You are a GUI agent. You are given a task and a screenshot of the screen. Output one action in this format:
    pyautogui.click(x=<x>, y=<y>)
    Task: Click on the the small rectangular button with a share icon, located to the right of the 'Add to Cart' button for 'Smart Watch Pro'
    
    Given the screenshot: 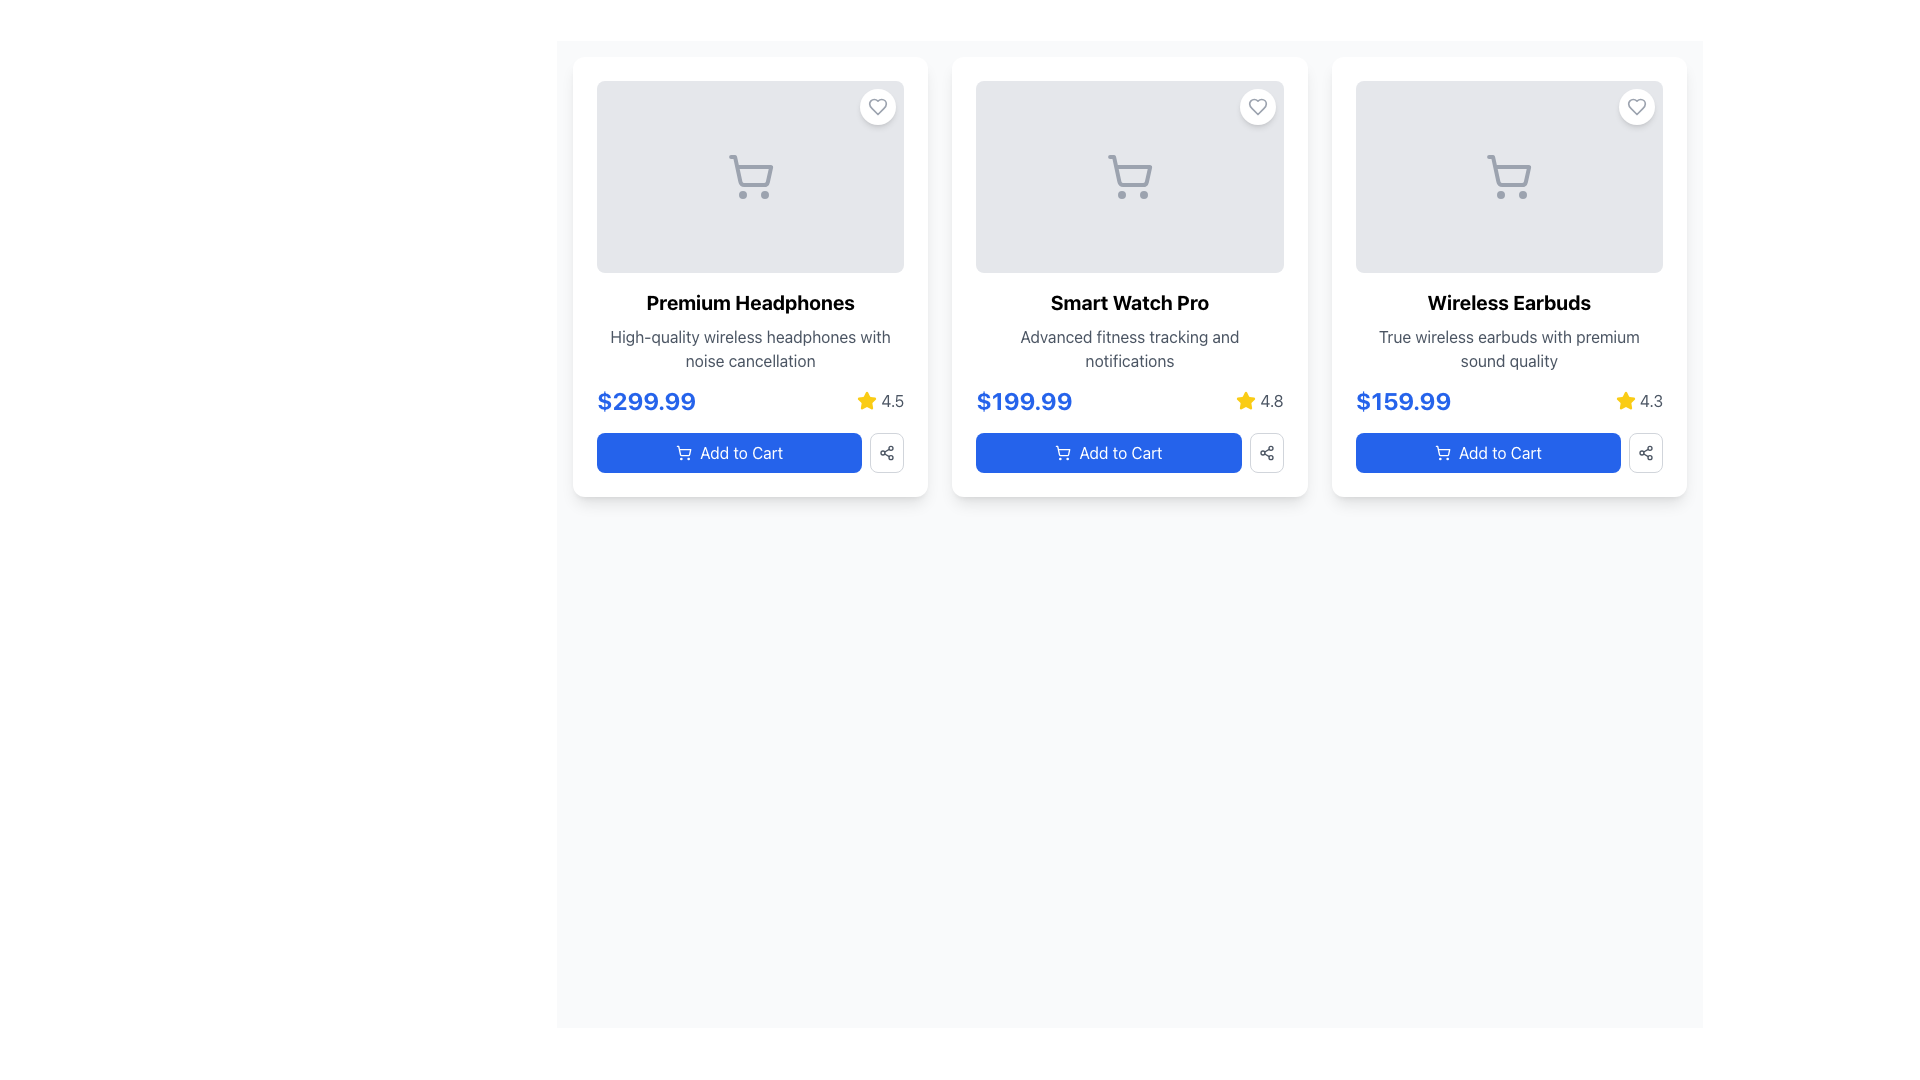 What is the action you would take?
    pyautogui.click(x=1265, y=452)
    